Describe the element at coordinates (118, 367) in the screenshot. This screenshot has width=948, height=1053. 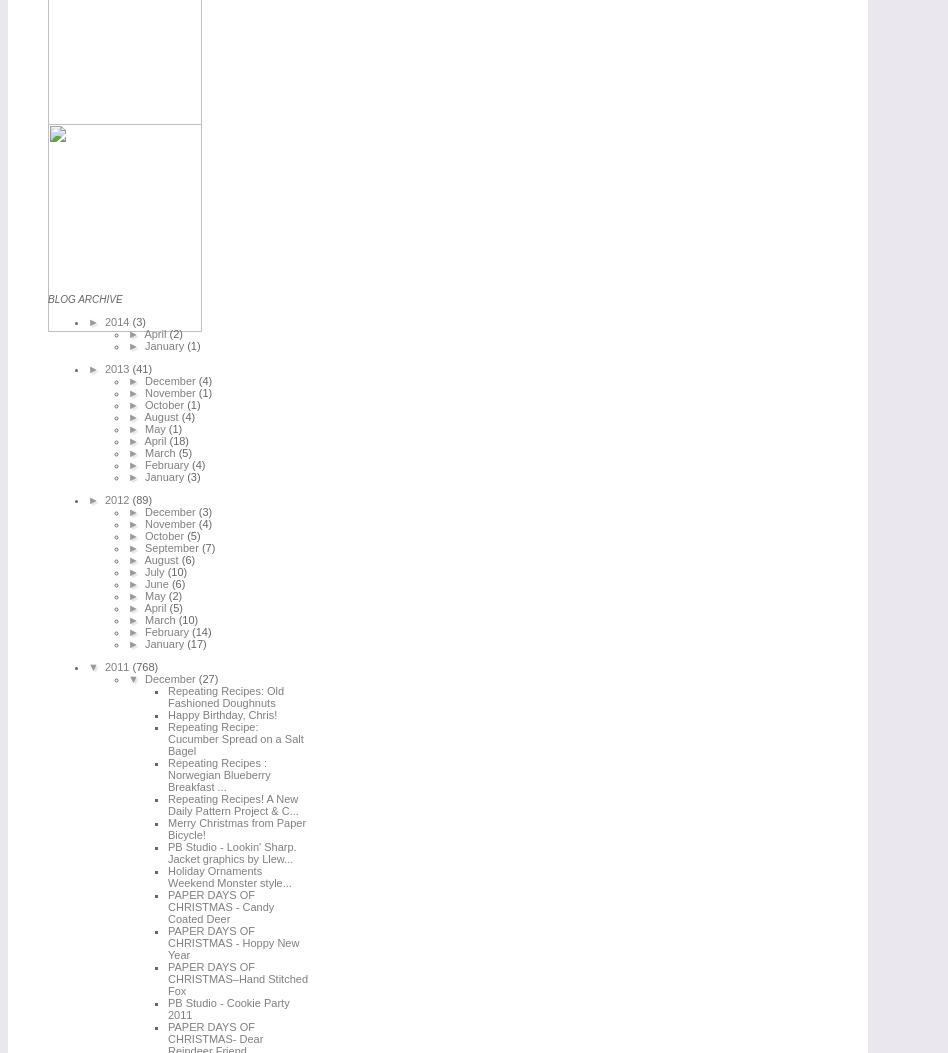
I see `'2013'` at that location.